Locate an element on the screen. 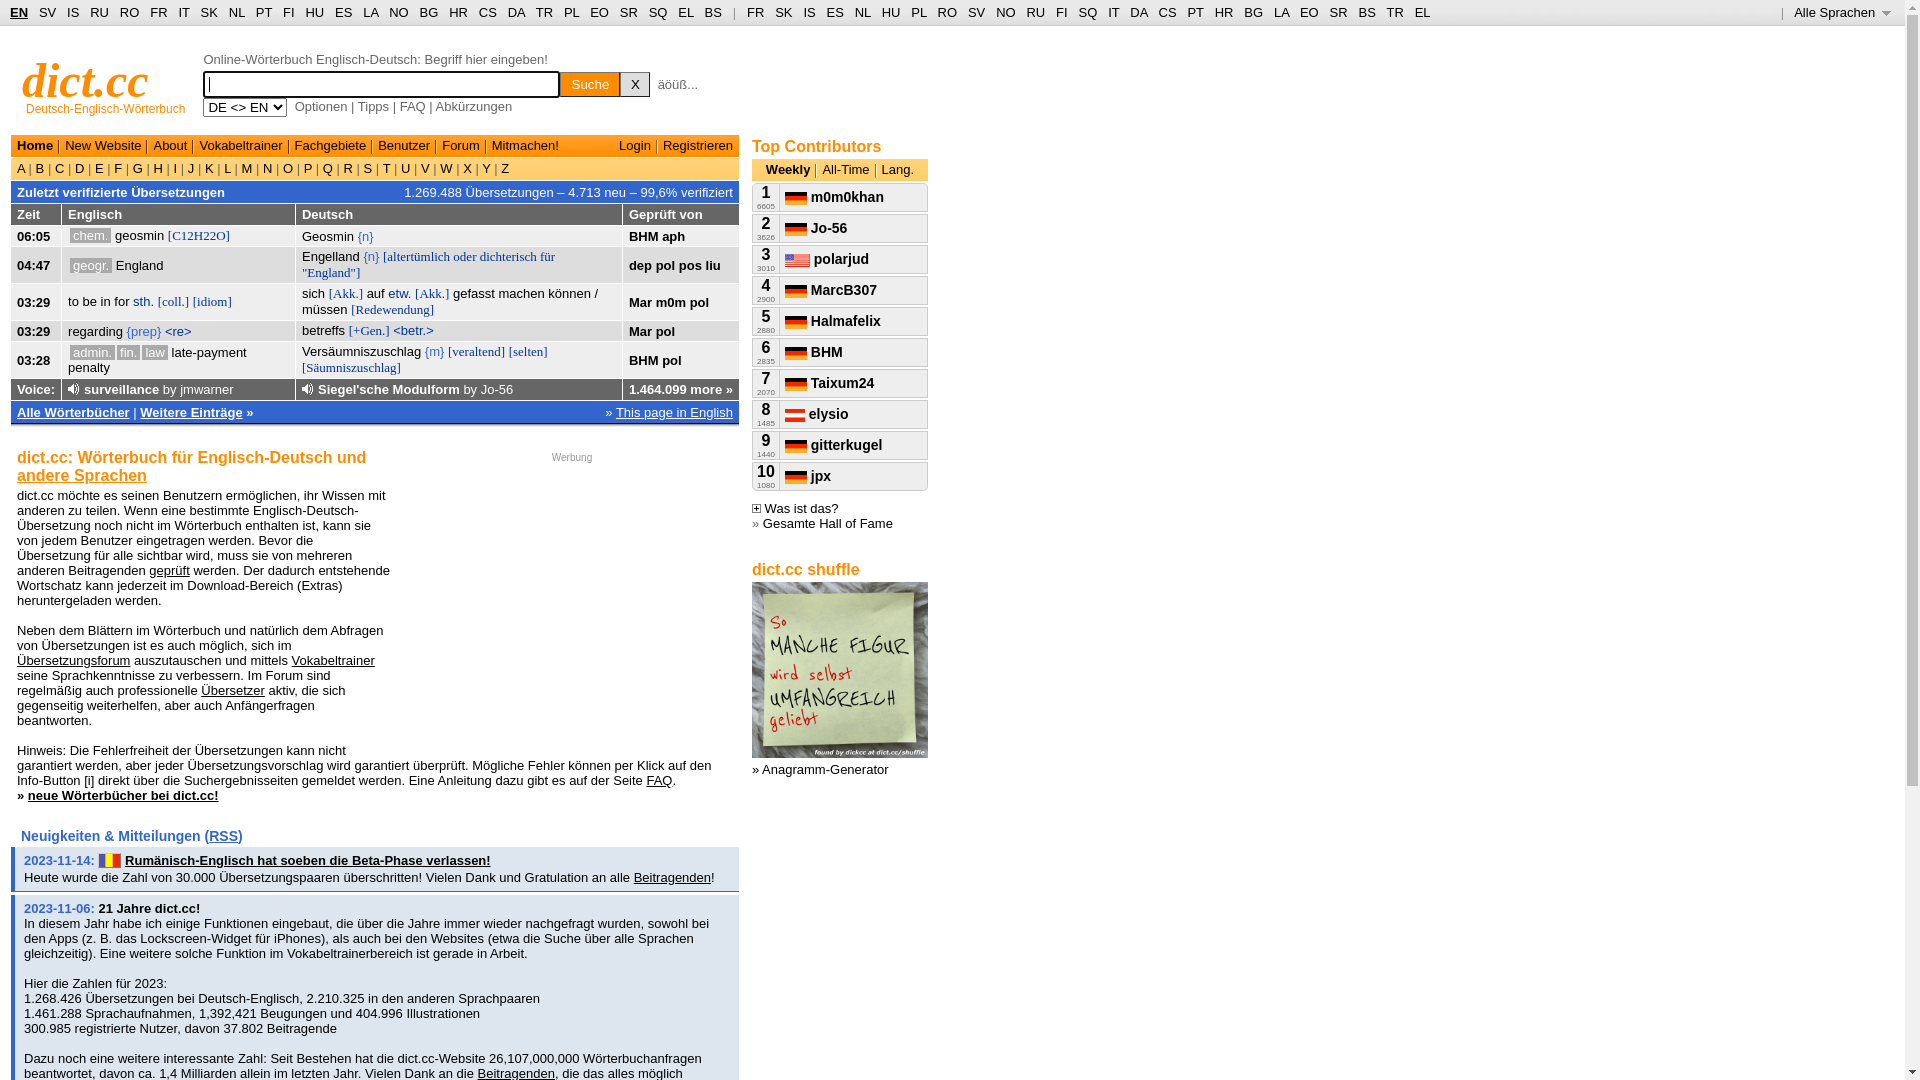  'BG' is located at coordinates (419, 12).